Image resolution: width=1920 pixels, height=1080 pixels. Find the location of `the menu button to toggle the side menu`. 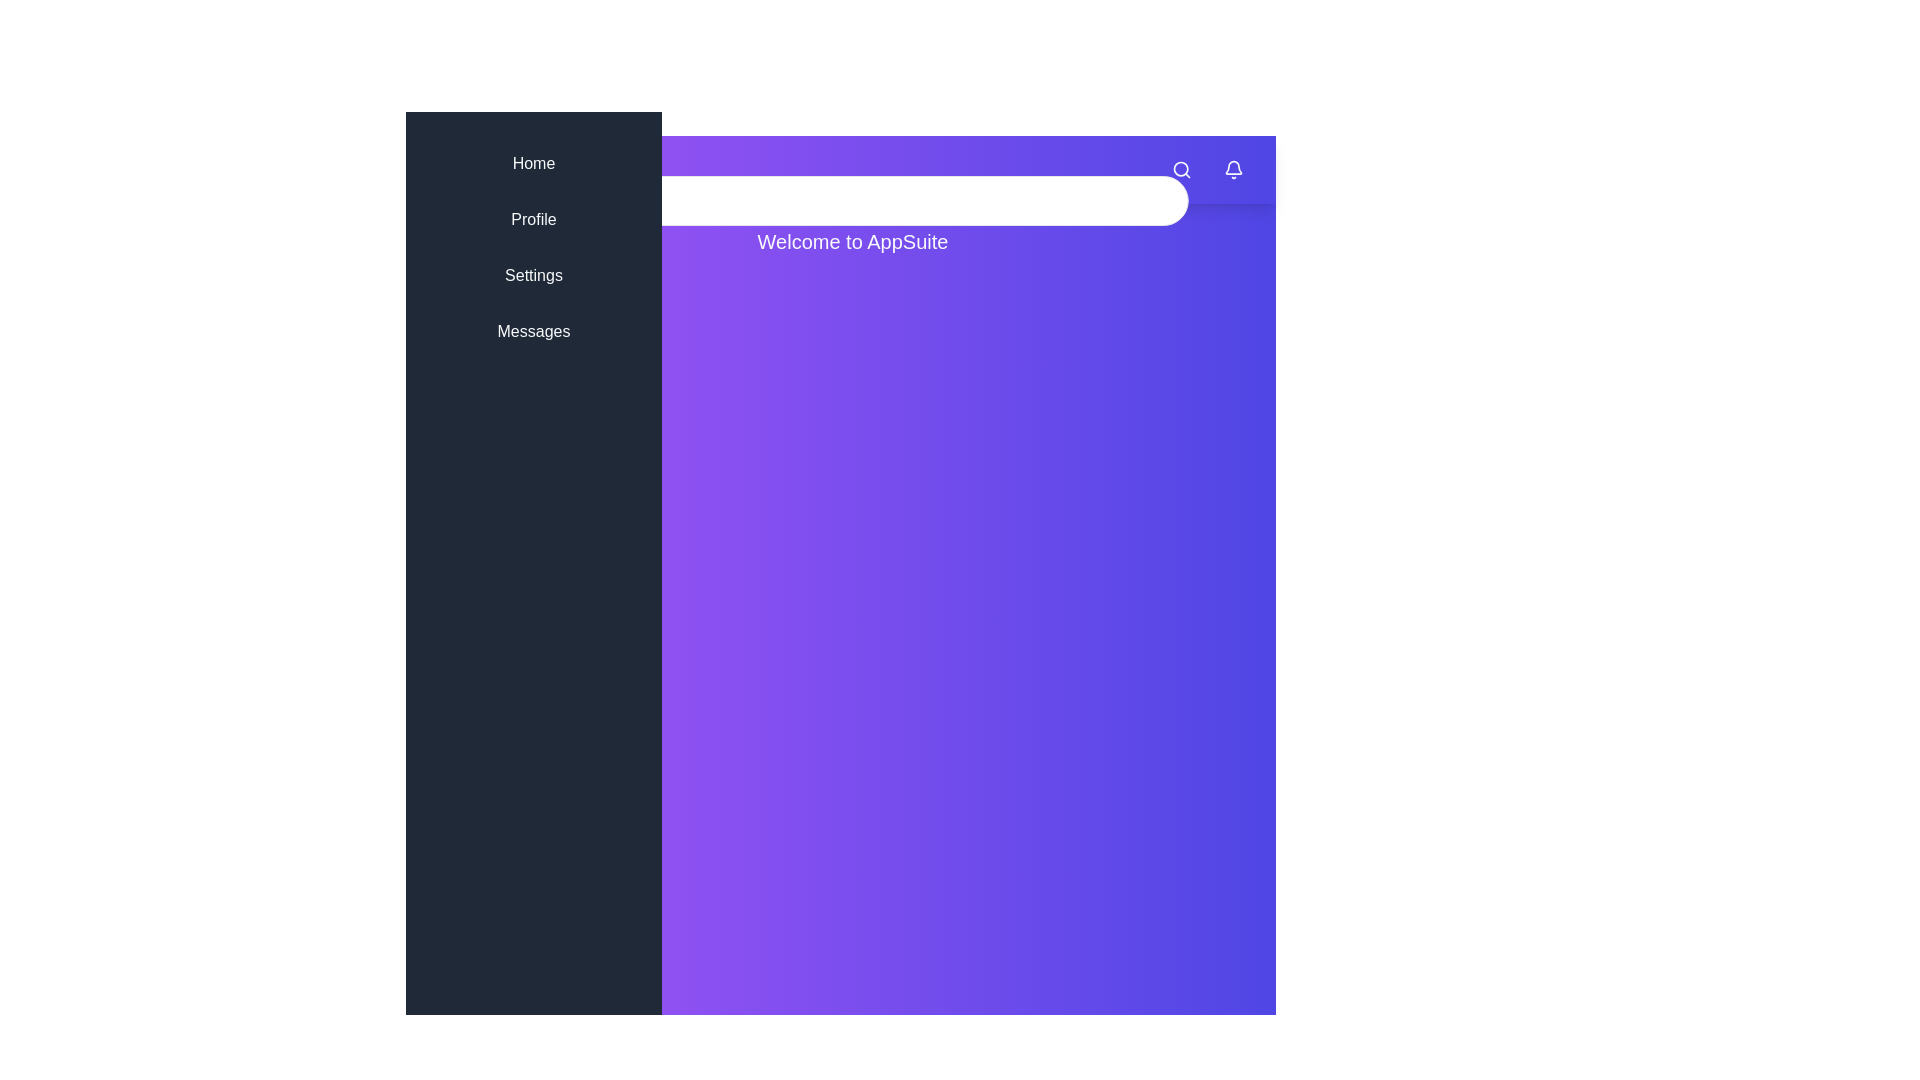

the menu button to toggle the side menu is located at coordinates (470, 168).